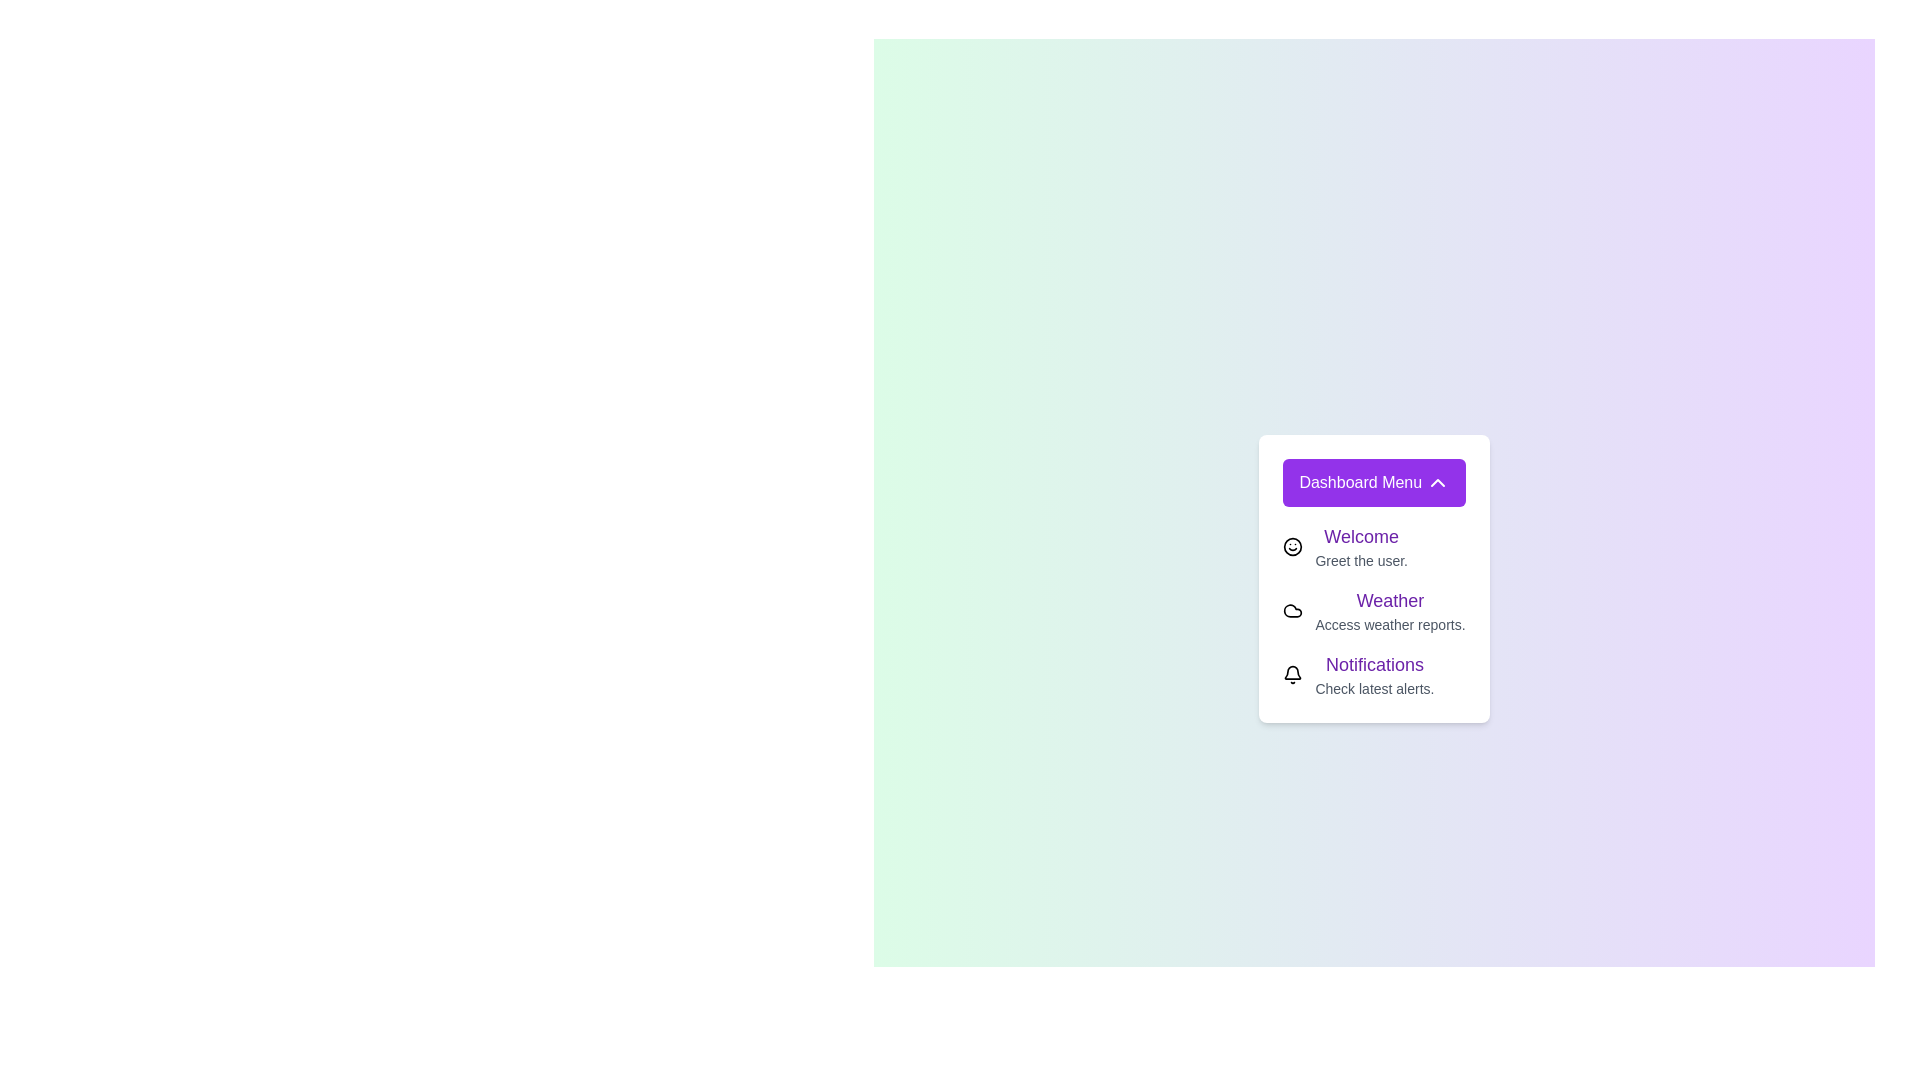  Describe the element at coordinates (1372, 482) in the screenshot. I see `the 'Dashboard Menu' button to toggle the menu visibility` at that location.